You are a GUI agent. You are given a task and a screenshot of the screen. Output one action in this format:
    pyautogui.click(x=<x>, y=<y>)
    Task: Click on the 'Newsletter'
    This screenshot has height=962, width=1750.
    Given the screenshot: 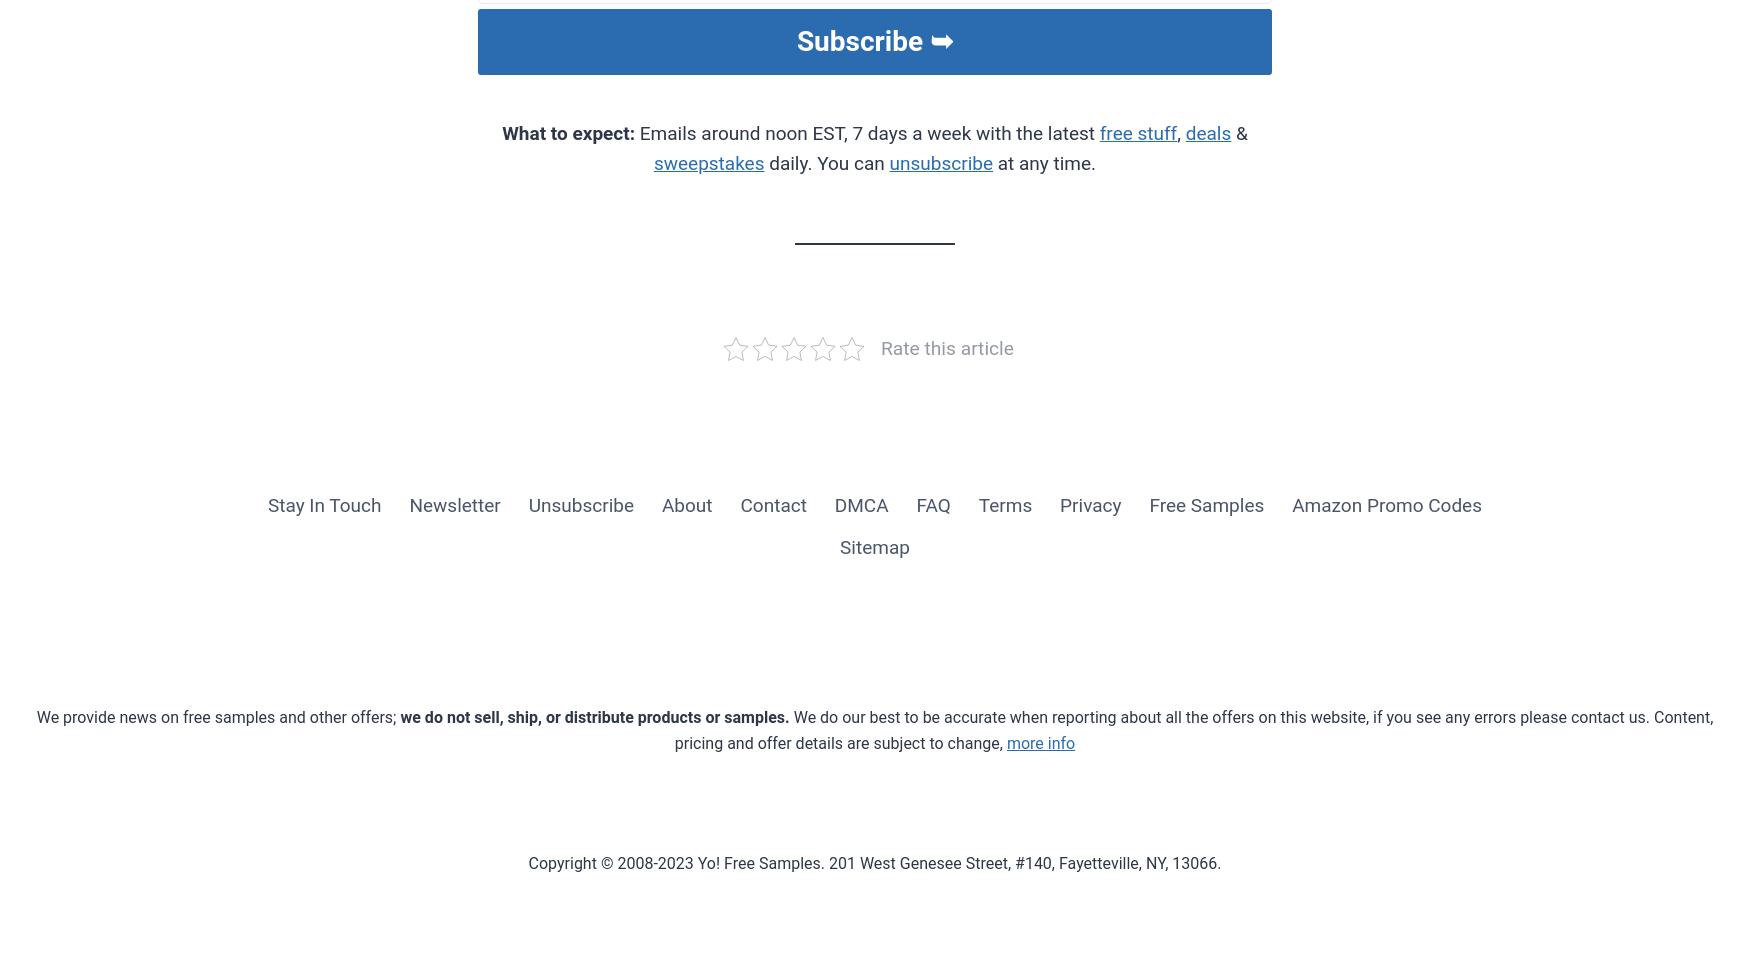 What is the action you would take?
    pyautogui.click(x=454, y=504)
    